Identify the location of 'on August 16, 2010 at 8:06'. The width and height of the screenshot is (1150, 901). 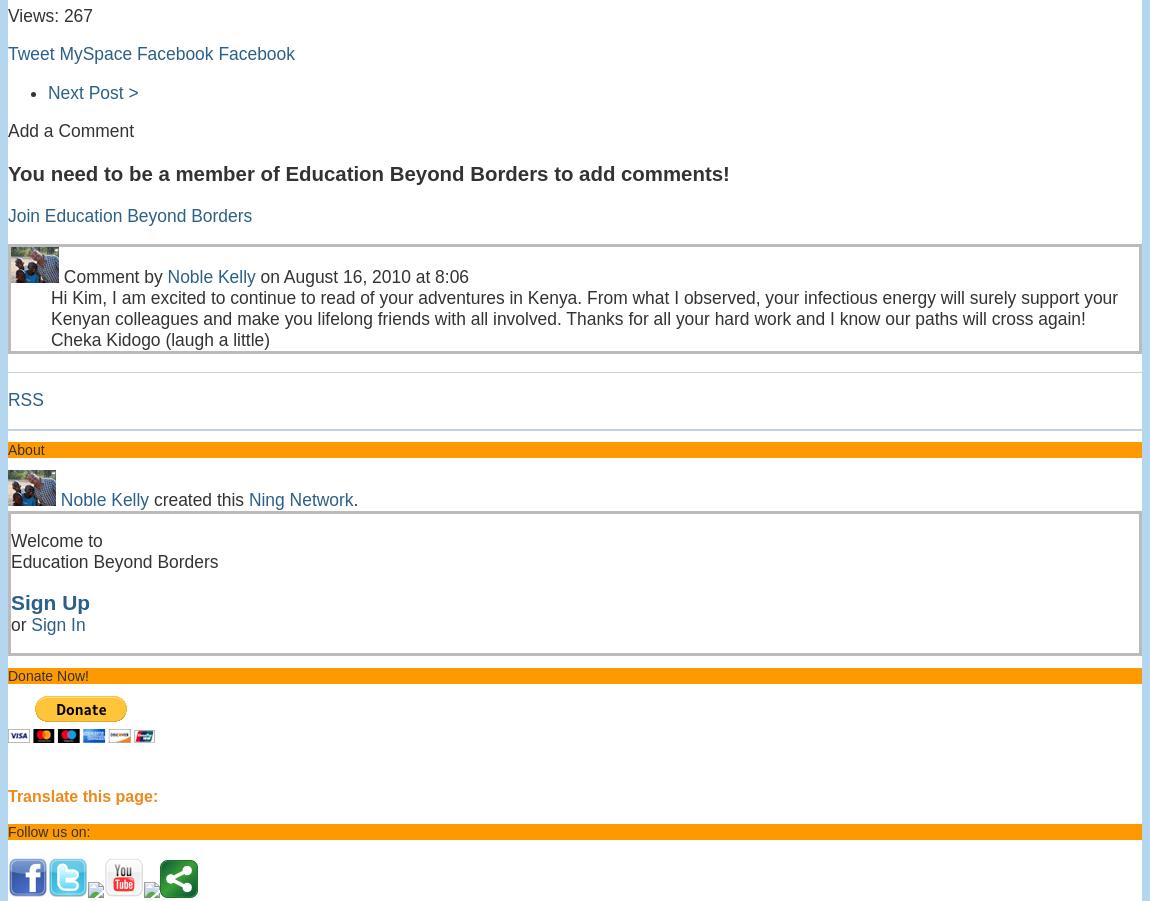
(362, 276).